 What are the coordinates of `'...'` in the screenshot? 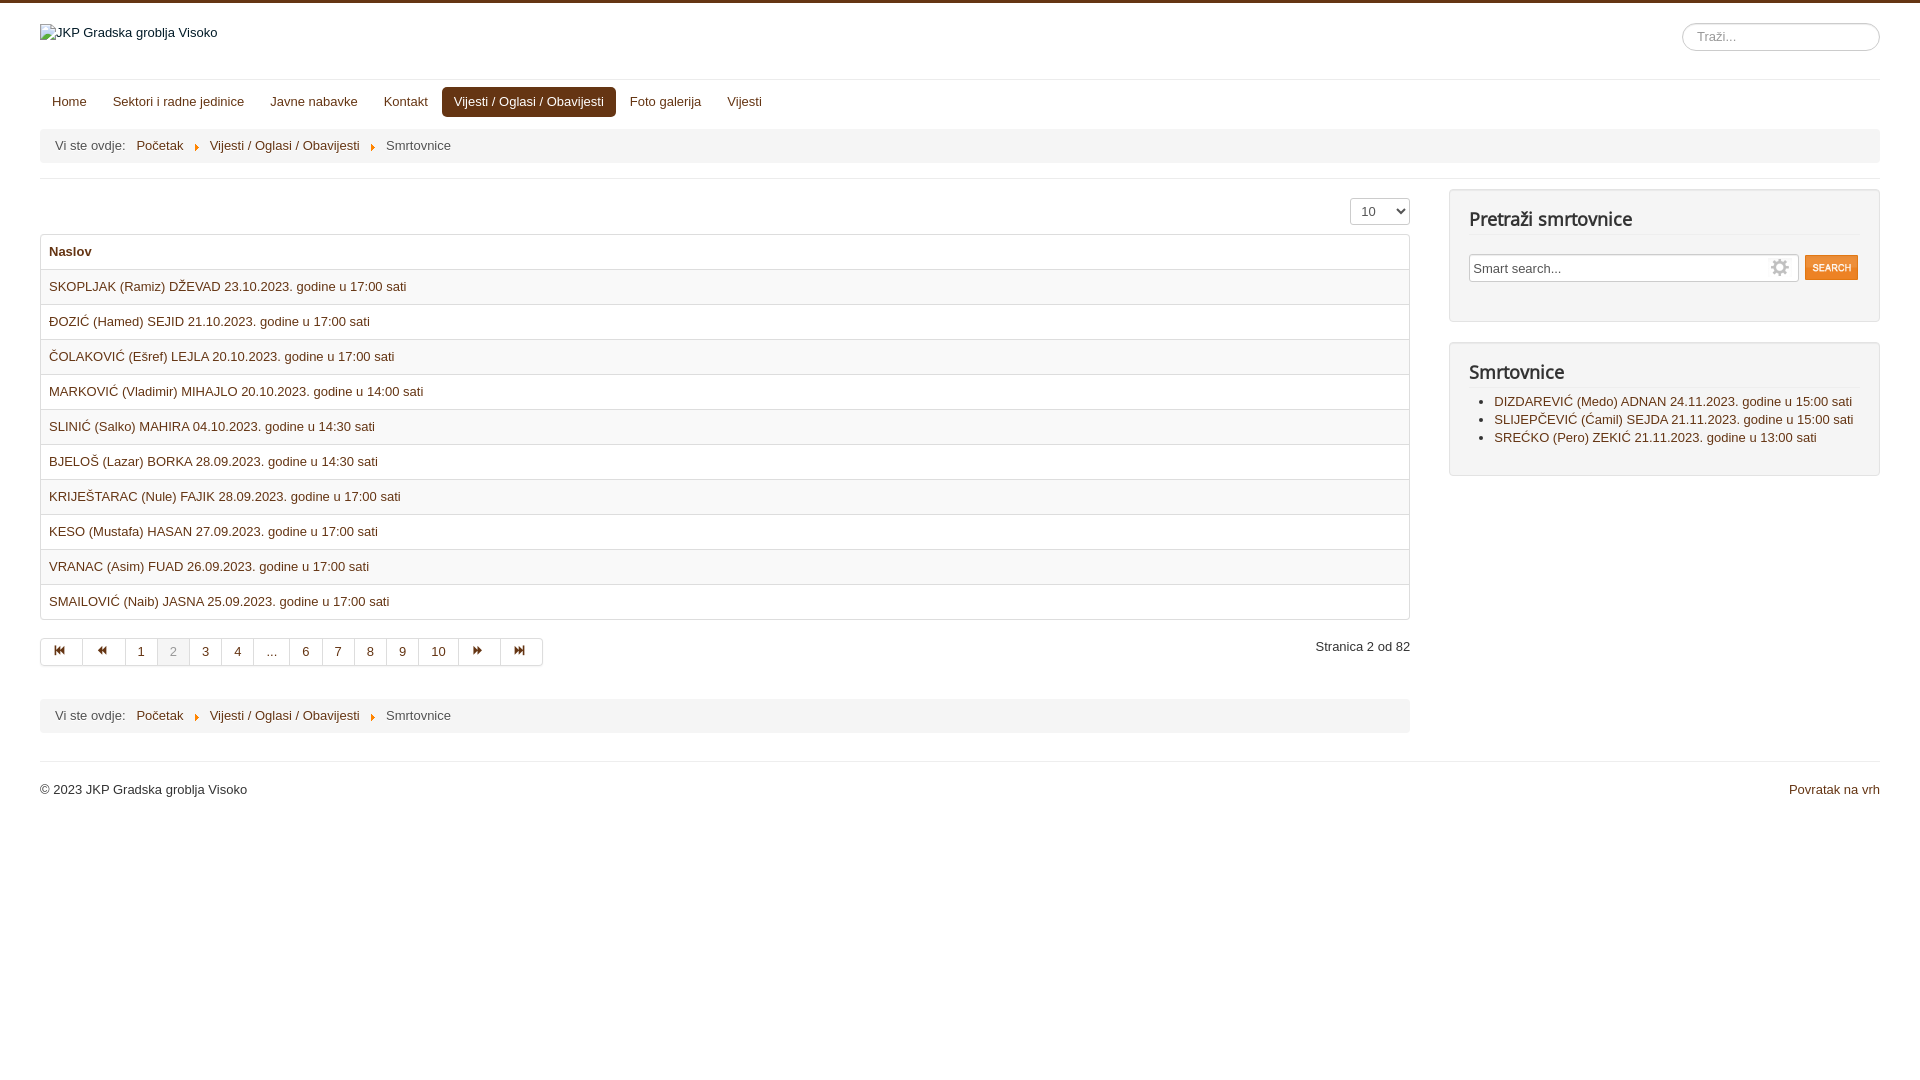 It's located at (253, 651).